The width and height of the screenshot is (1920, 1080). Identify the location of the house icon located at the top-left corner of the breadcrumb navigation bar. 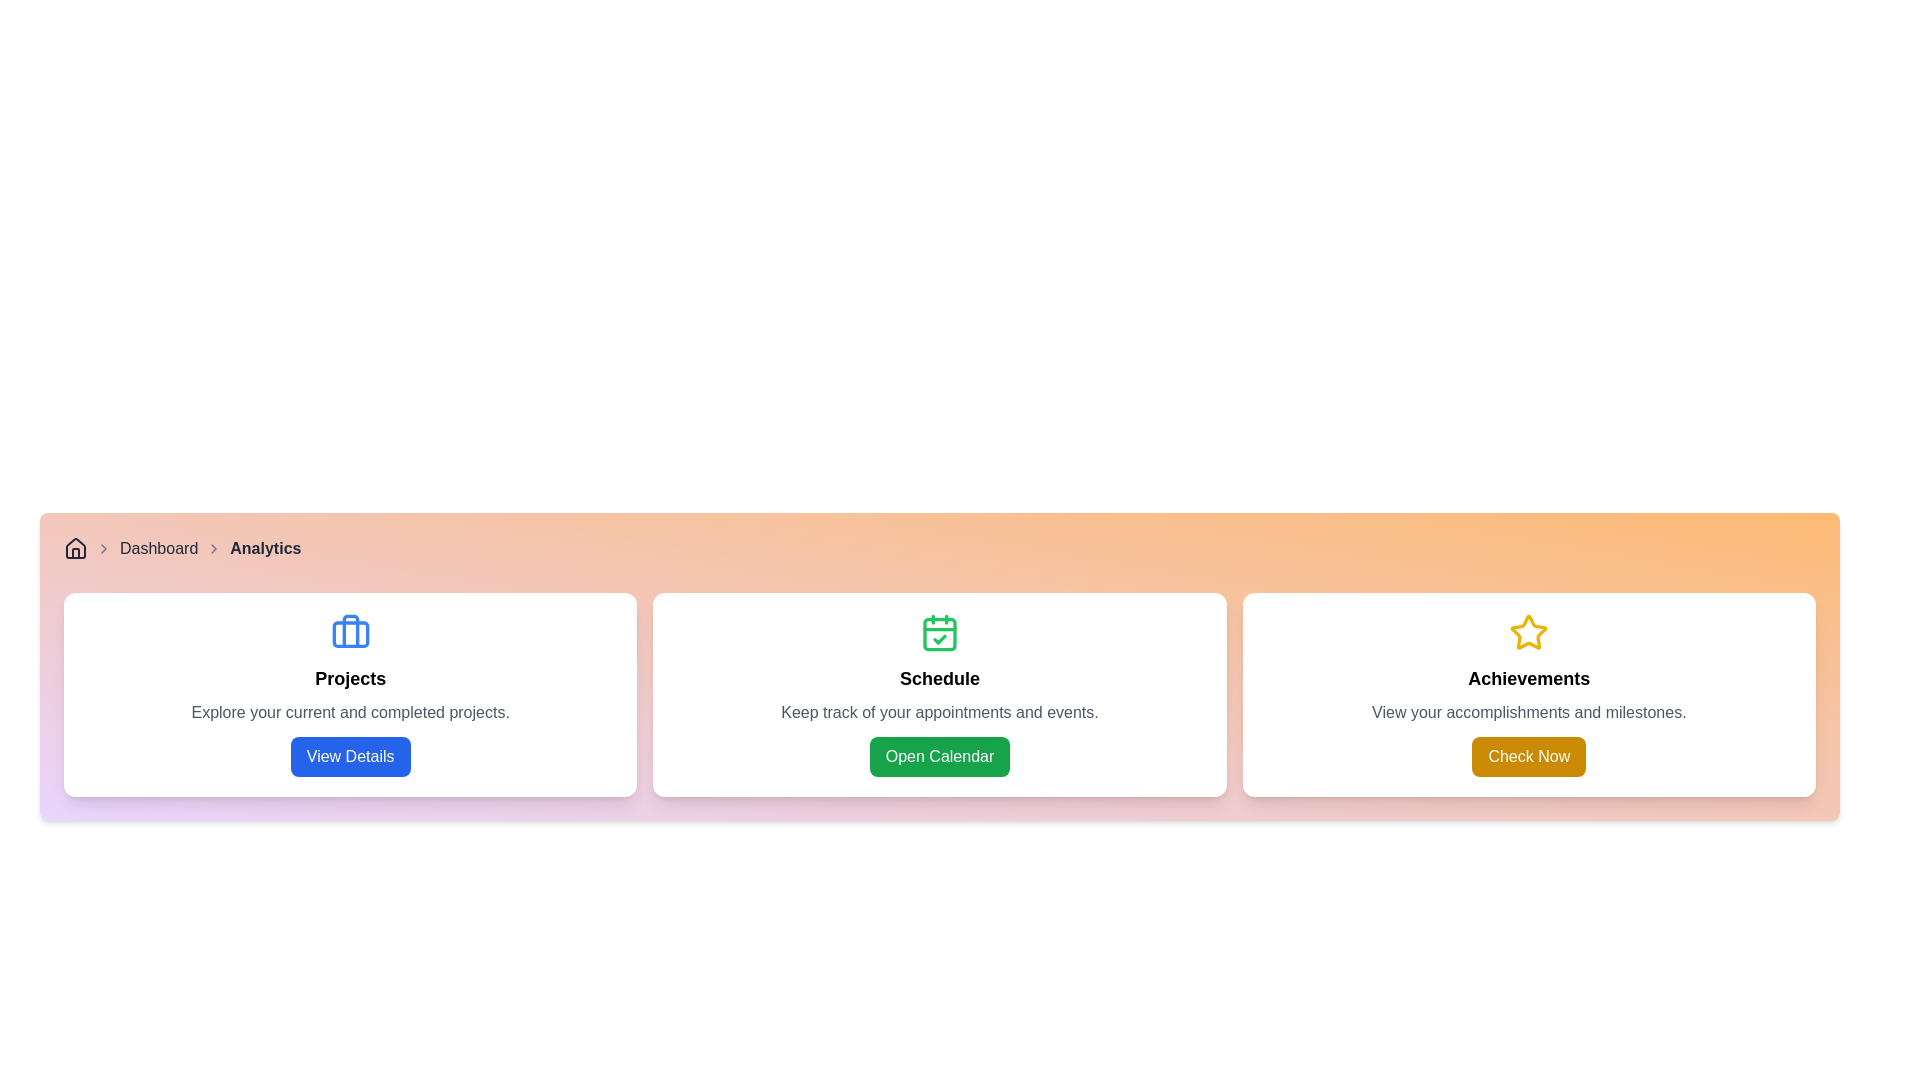
(76, 548).